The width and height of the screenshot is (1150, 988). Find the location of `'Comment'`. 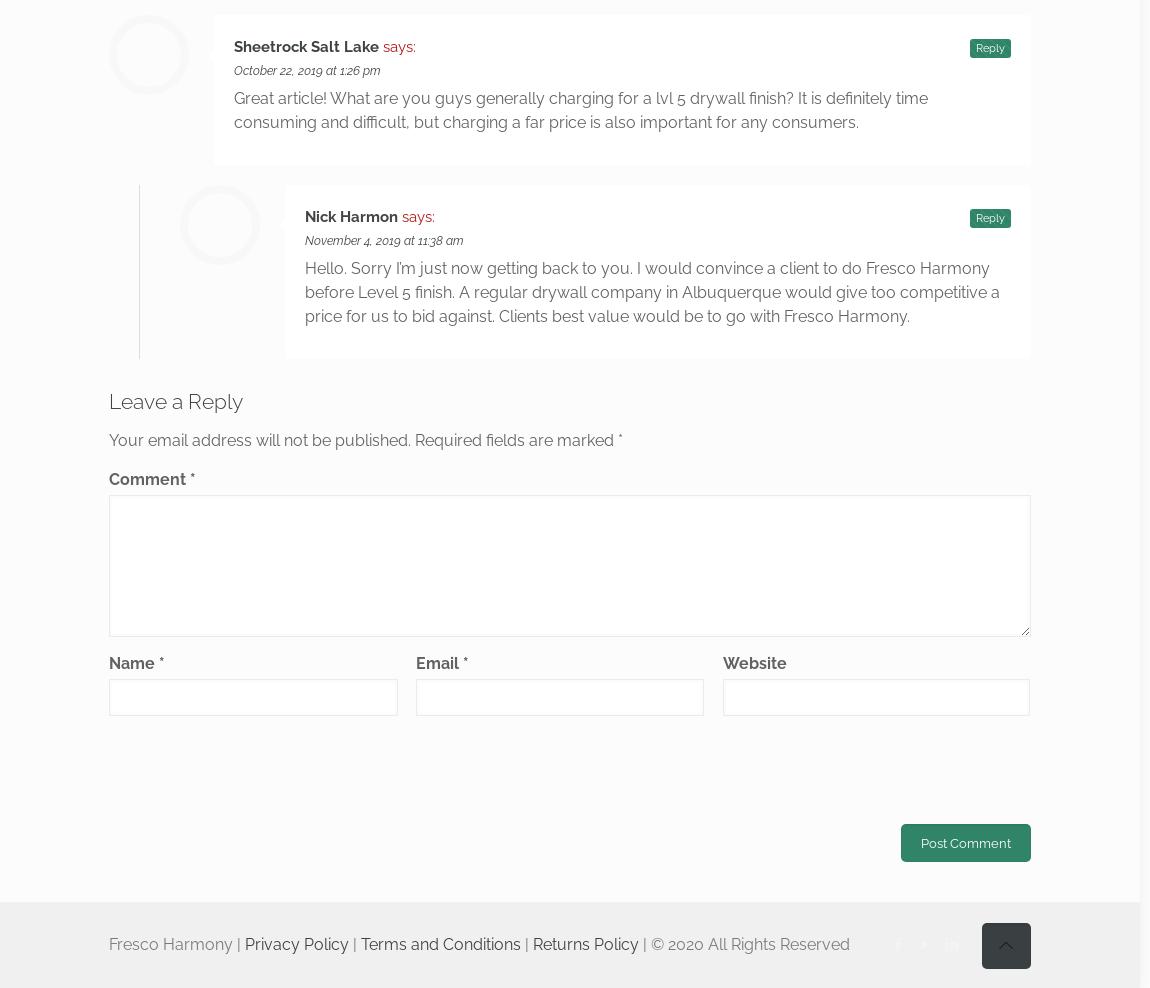

'Comment' is located at coordinates (108, 479).